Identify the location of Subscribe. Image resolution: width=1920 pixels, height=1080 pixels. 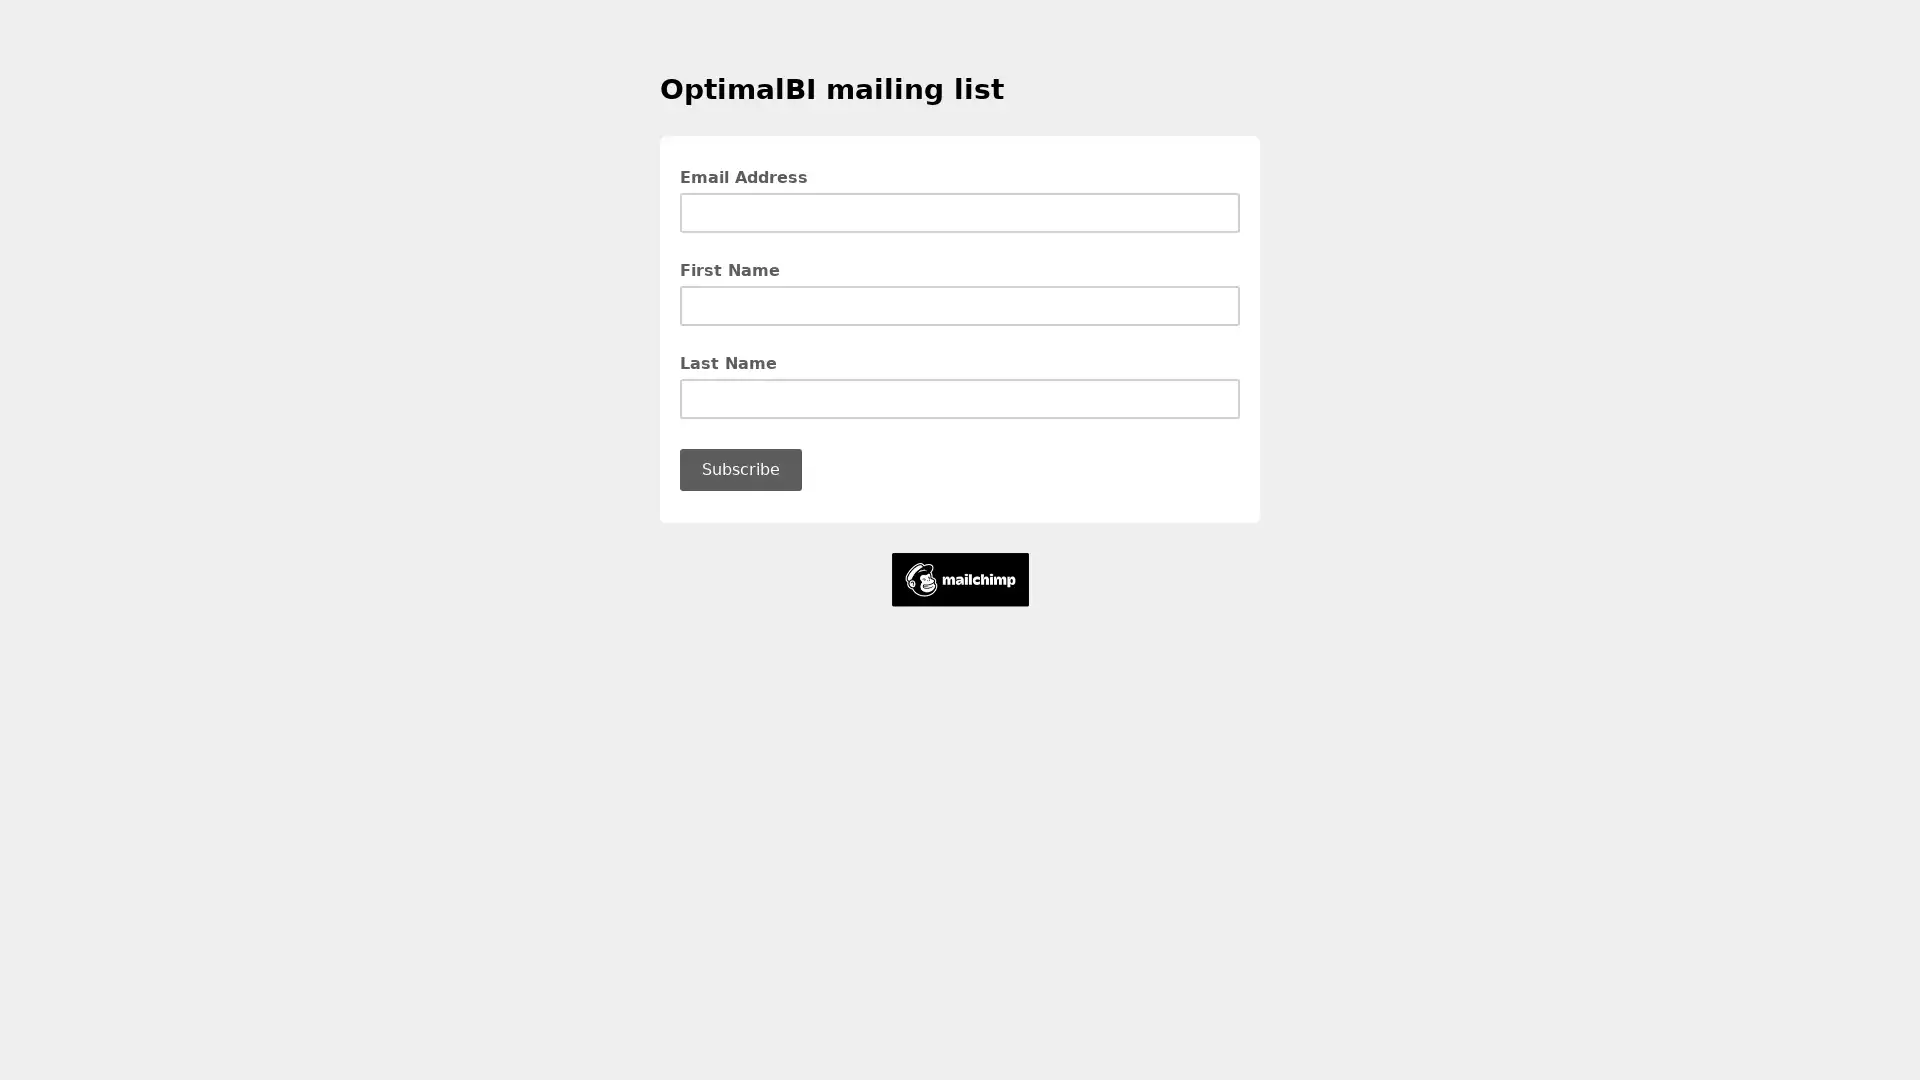
(739, 469).